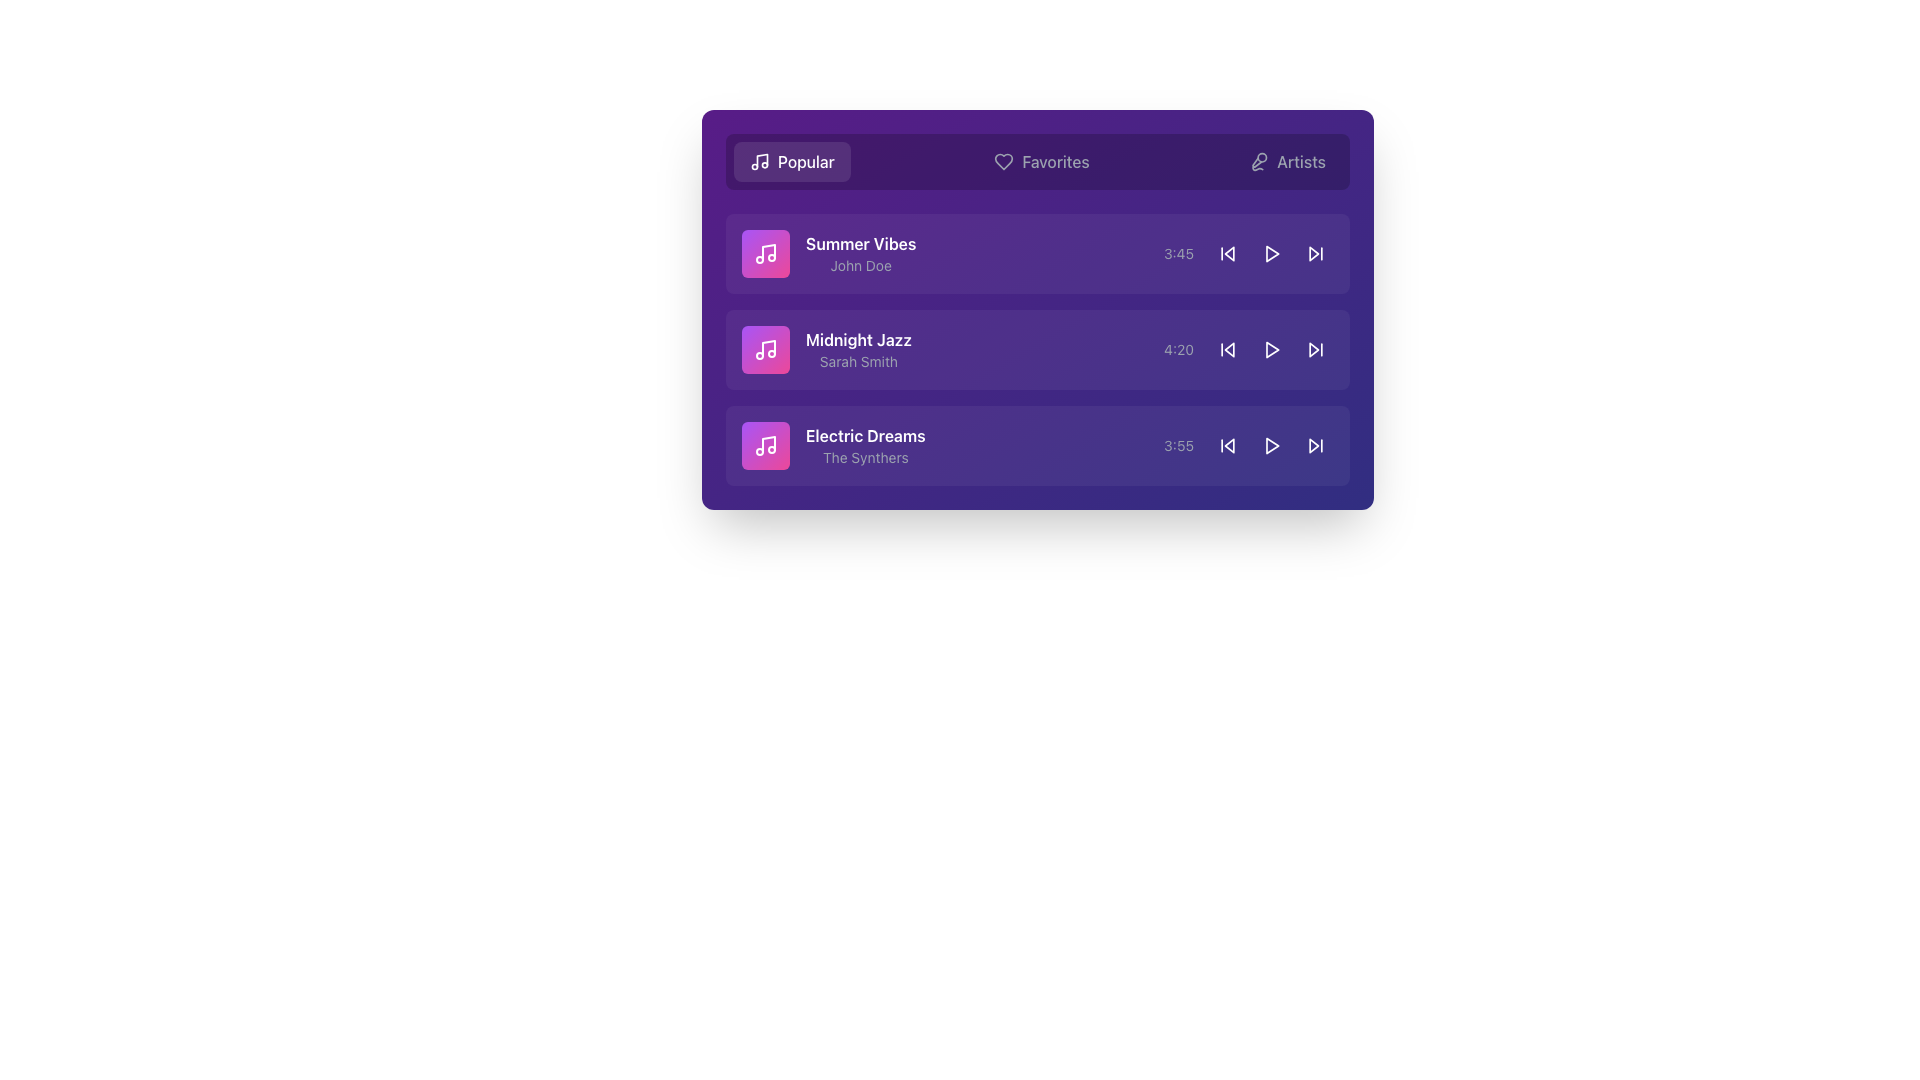 Image resolution: width=1920 pixels, height=1080 pixels. Describe the element at coordinates (1287, 161) in the screenshot. I see `the 'Artists' button in the top-right navigation bar, which features a microphone icon and transitions colors on hover` at that location.